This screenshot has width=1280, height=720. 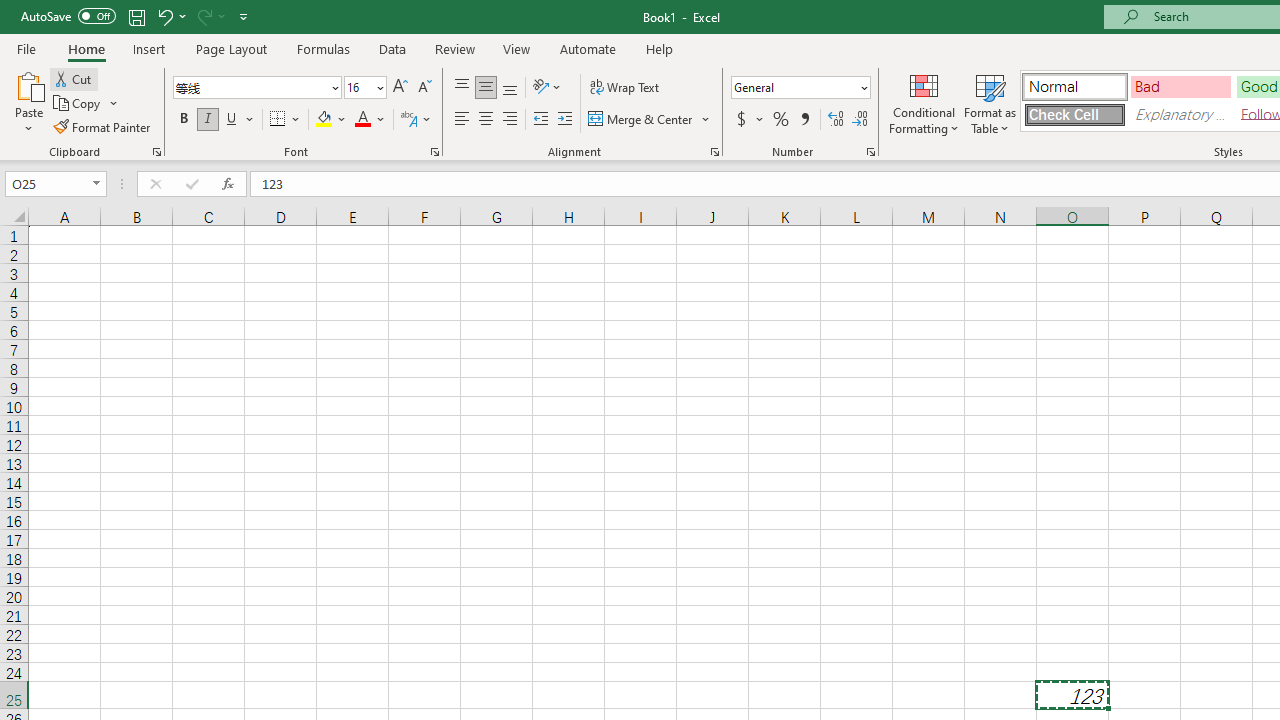 I want to click on 'Check Cell', so click(x=1073, y=114).